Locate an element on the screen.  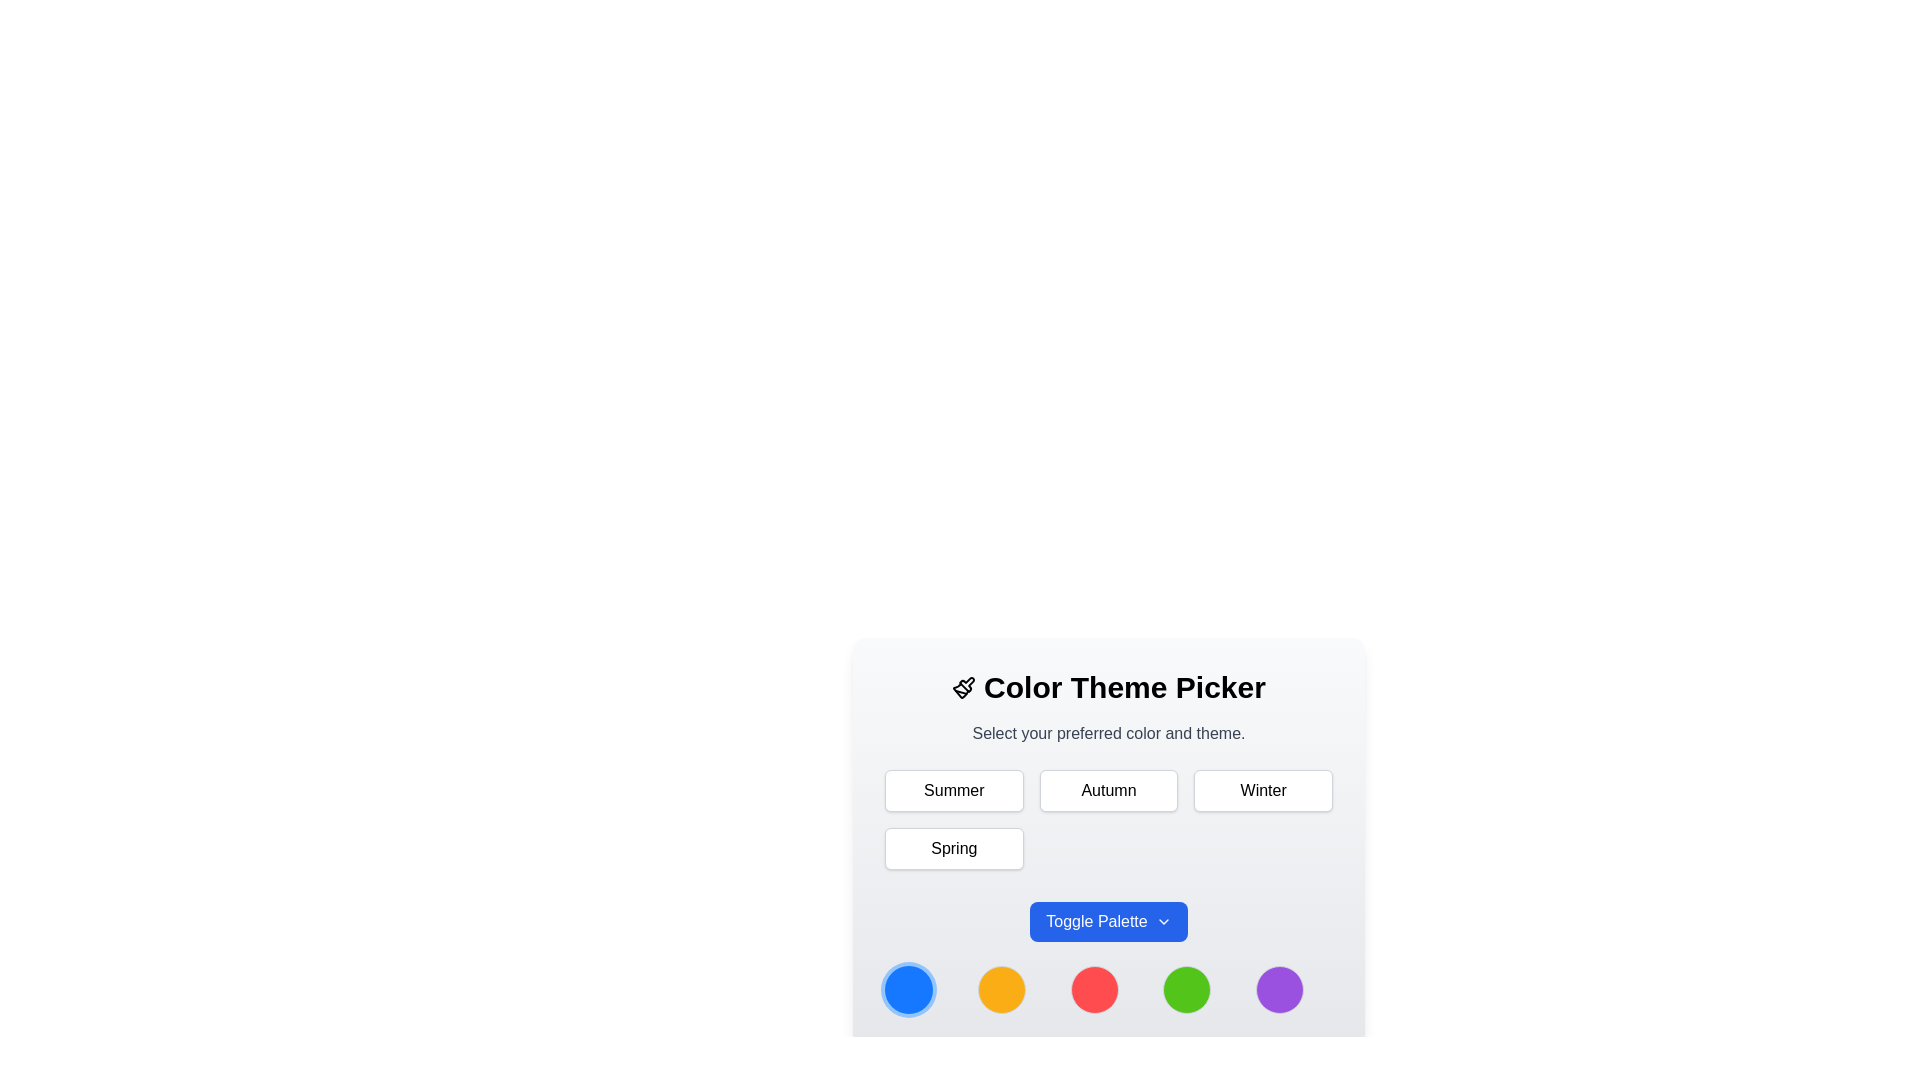
the static text label that reads 'Select your preferred color and theme.' which is styled in gray color and centered below the title 'Color Theme Picker' is located at coordinates (1107, 733).